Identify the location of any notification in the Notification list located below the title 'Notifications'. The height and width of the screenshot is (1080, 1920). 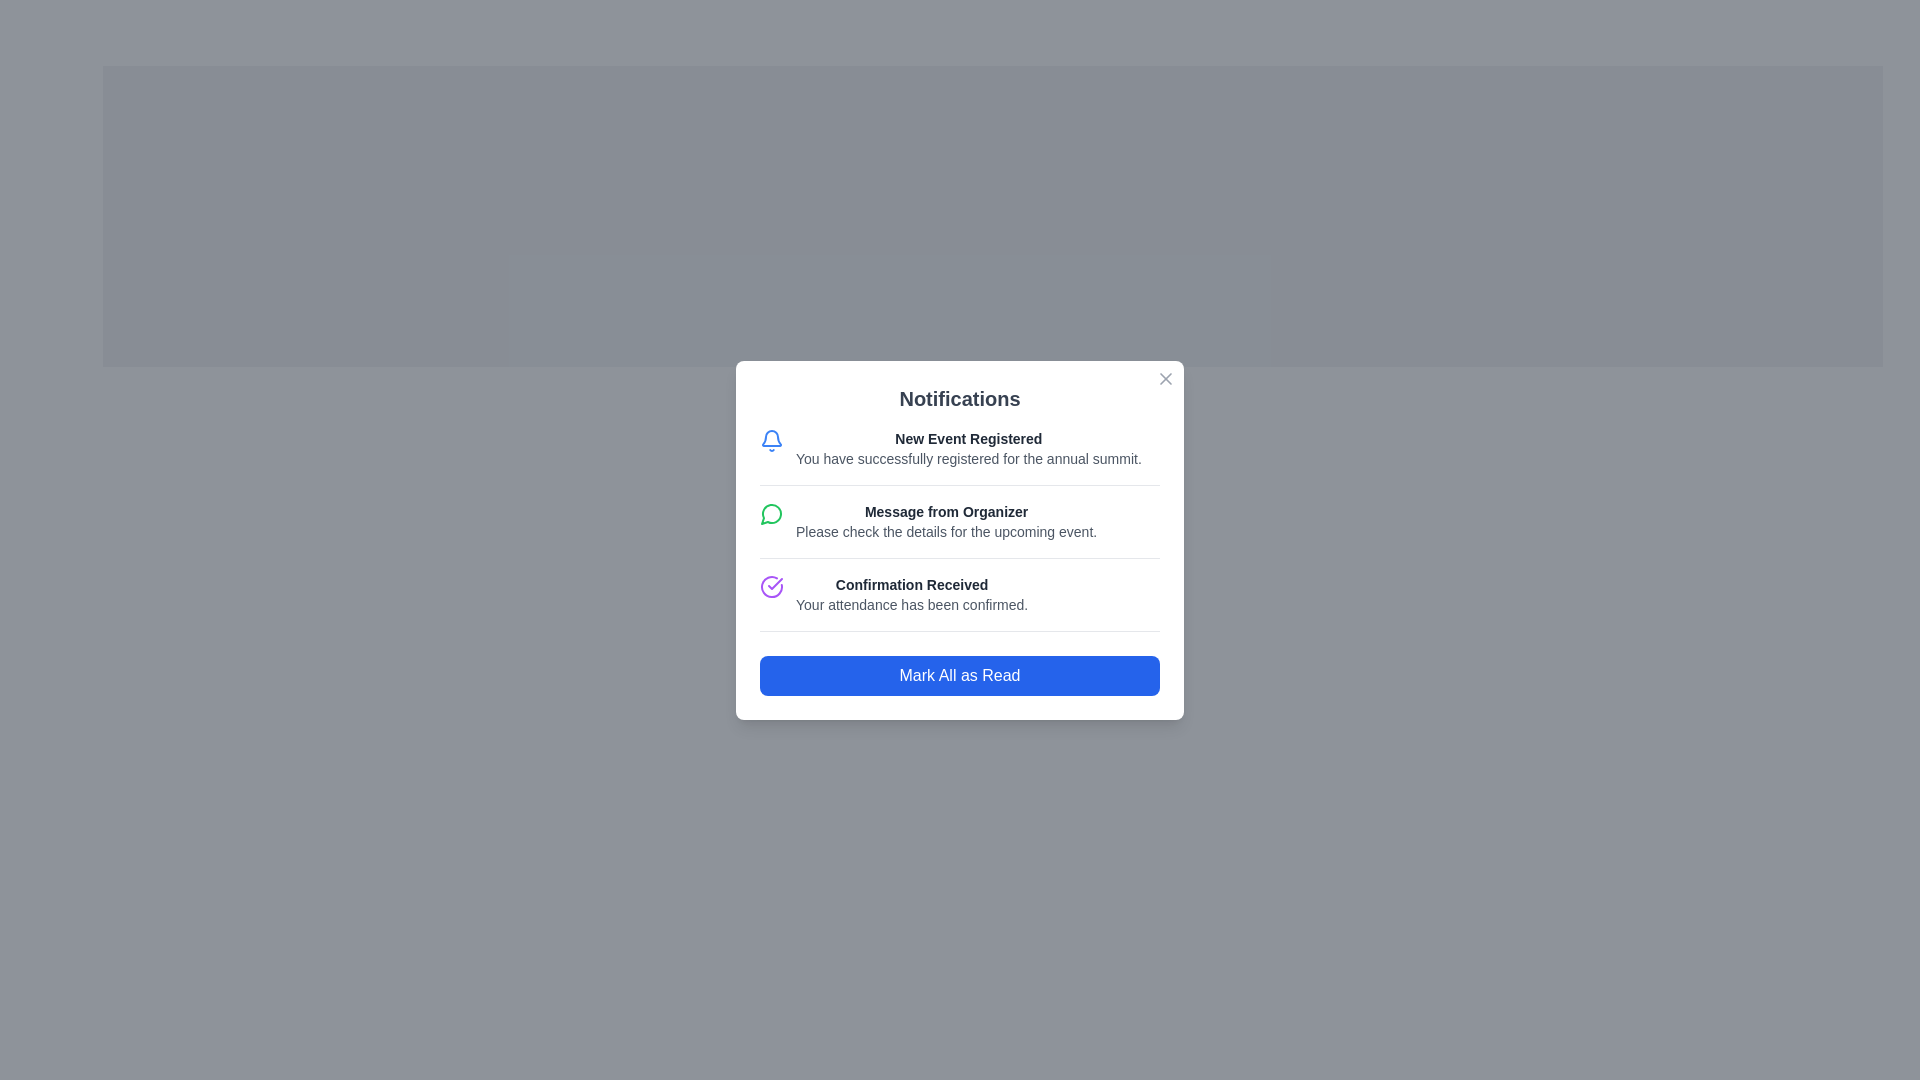
(960, 540).